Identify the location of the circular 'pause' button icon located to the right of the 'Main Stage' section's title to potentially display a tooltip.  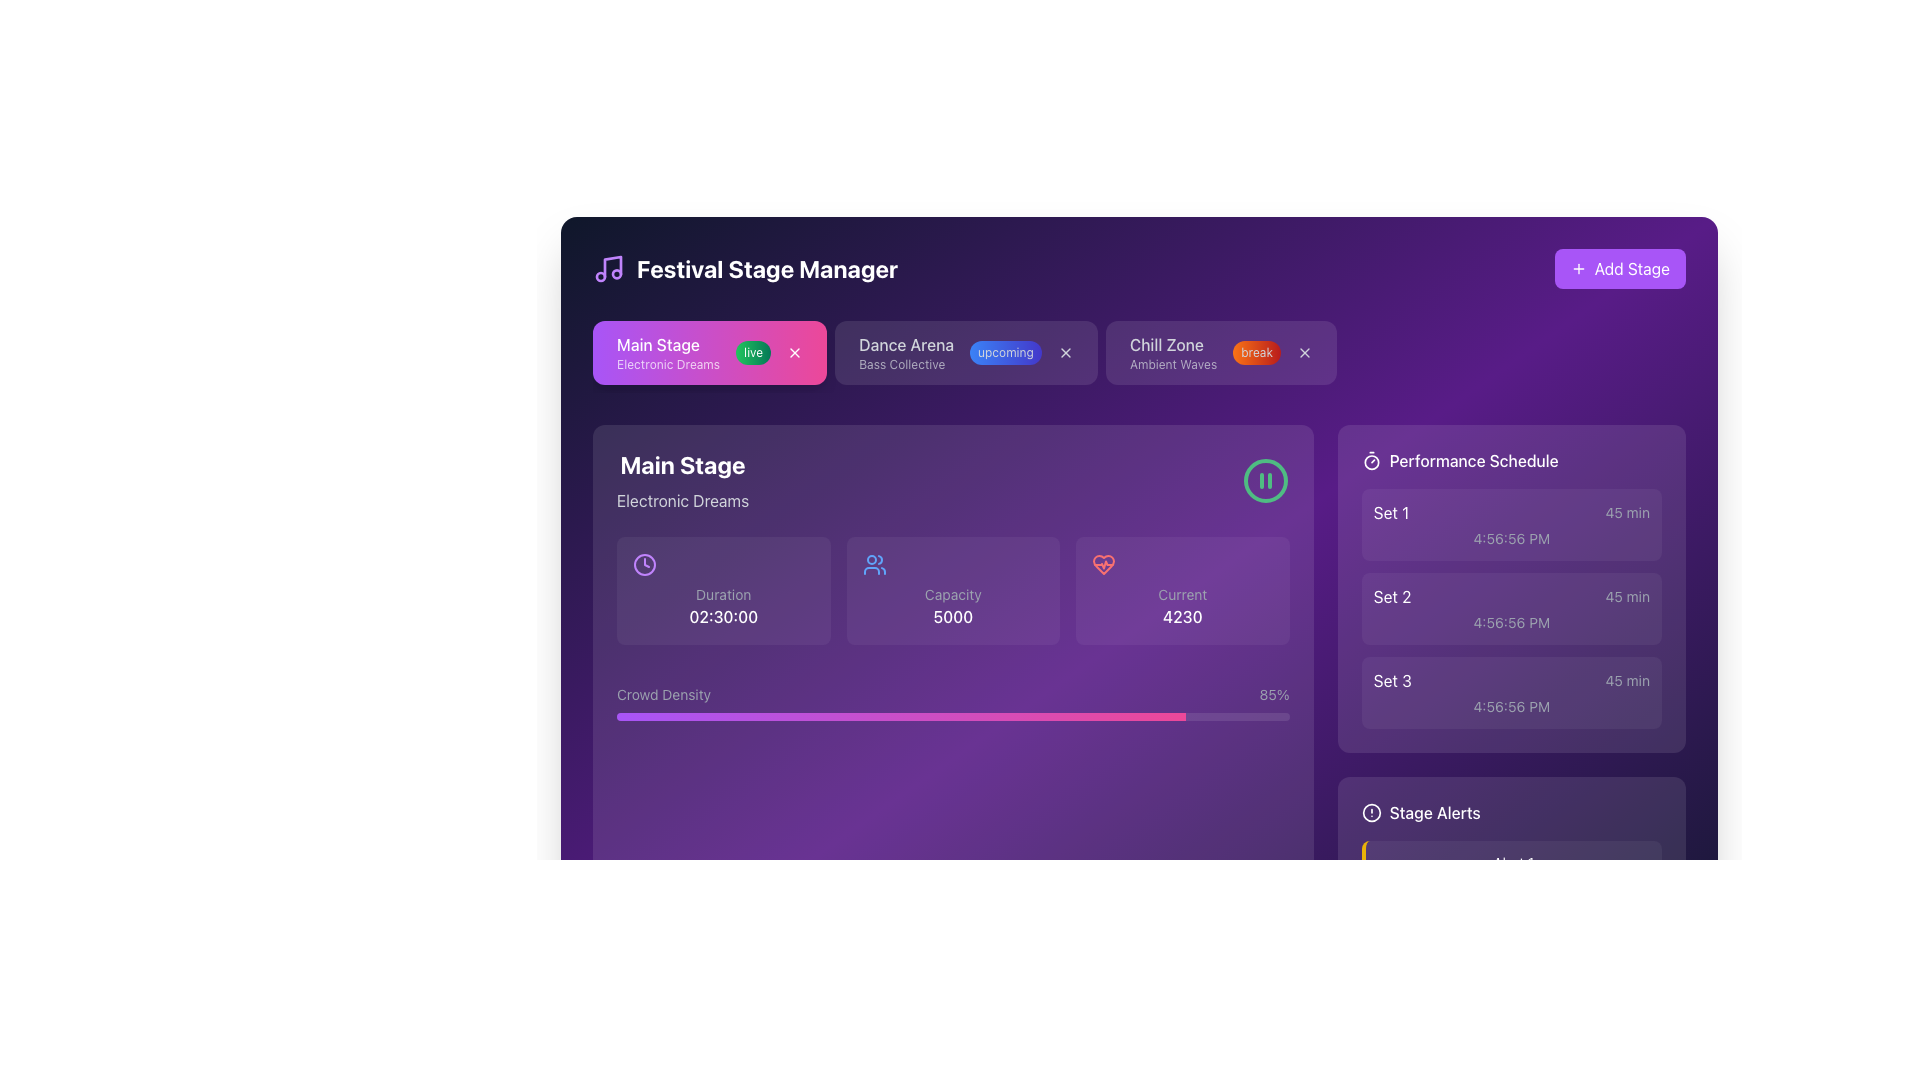
(1264, 481).